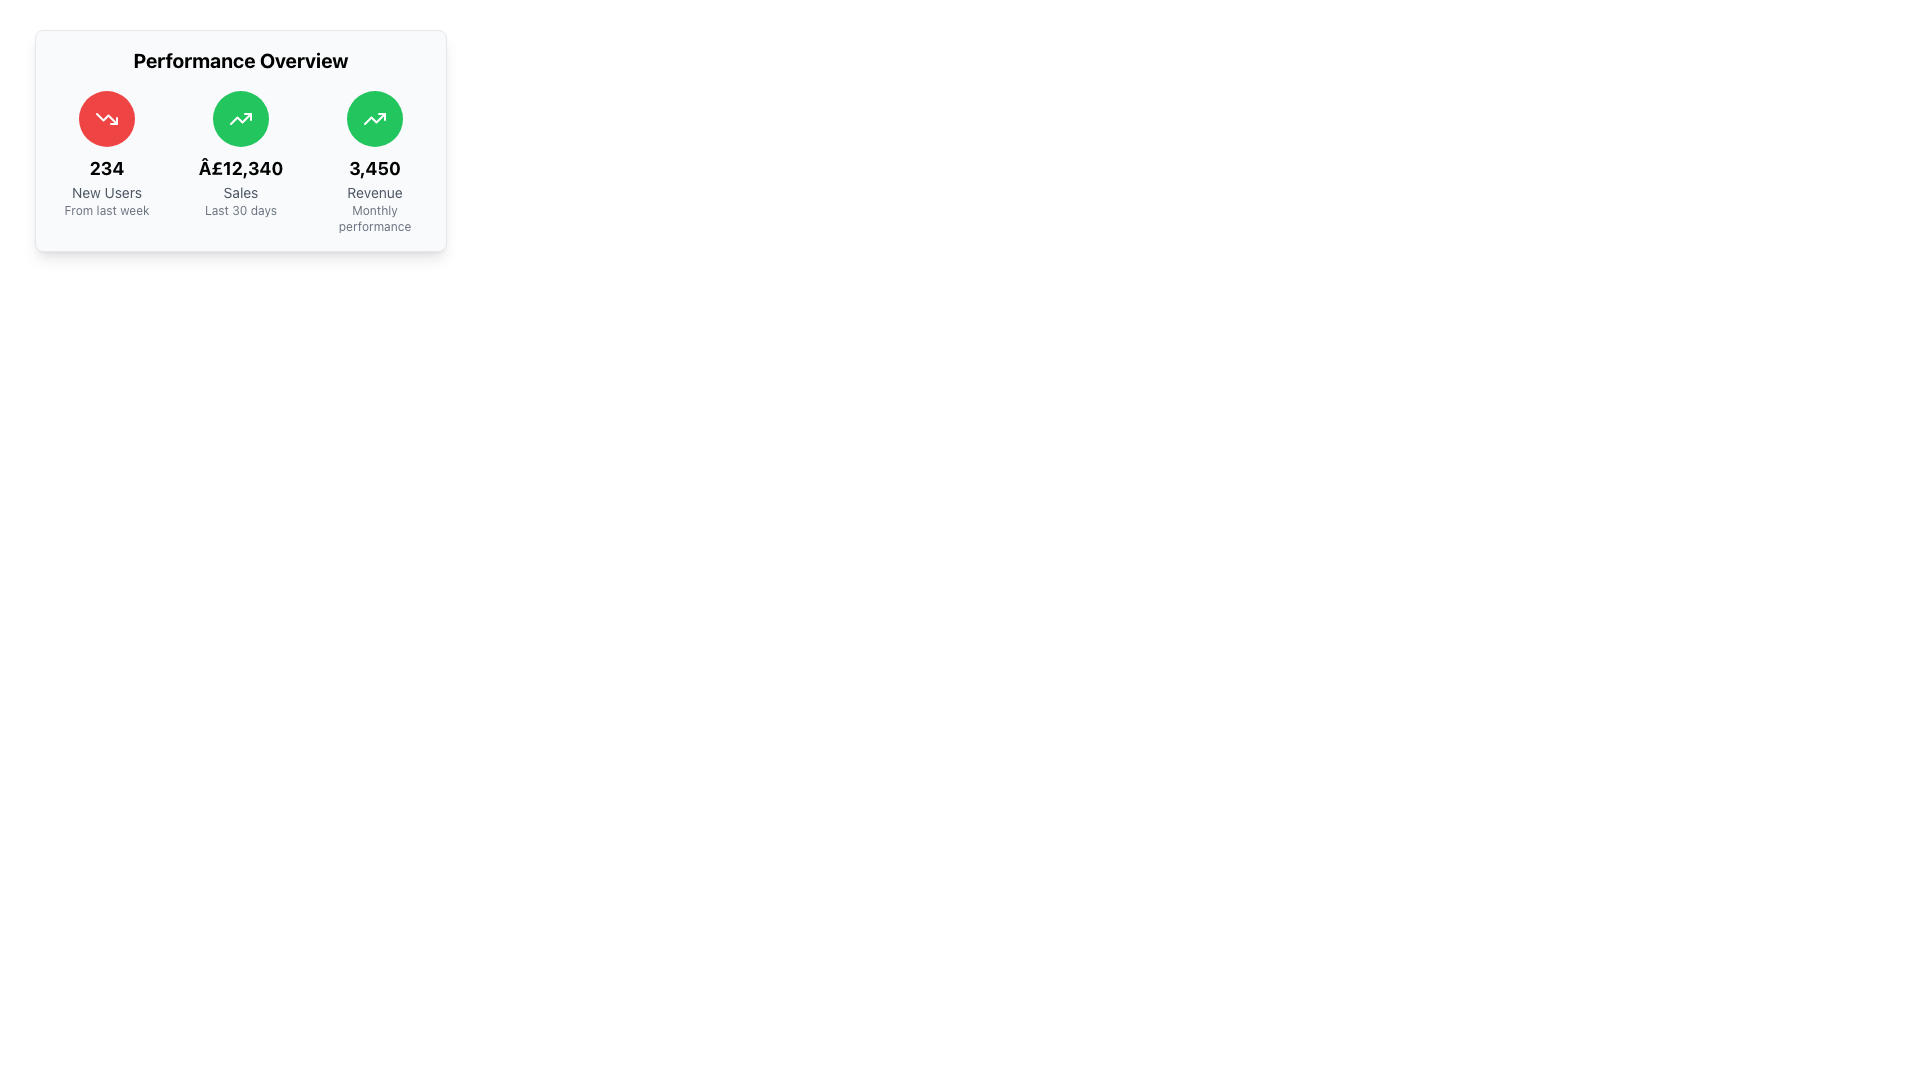 The image size is (1920, 1080). I want to click on the circular red icon with a white downward trending arrow graphic located above the text labeled '234' and 'New Users', so click(105, 119).